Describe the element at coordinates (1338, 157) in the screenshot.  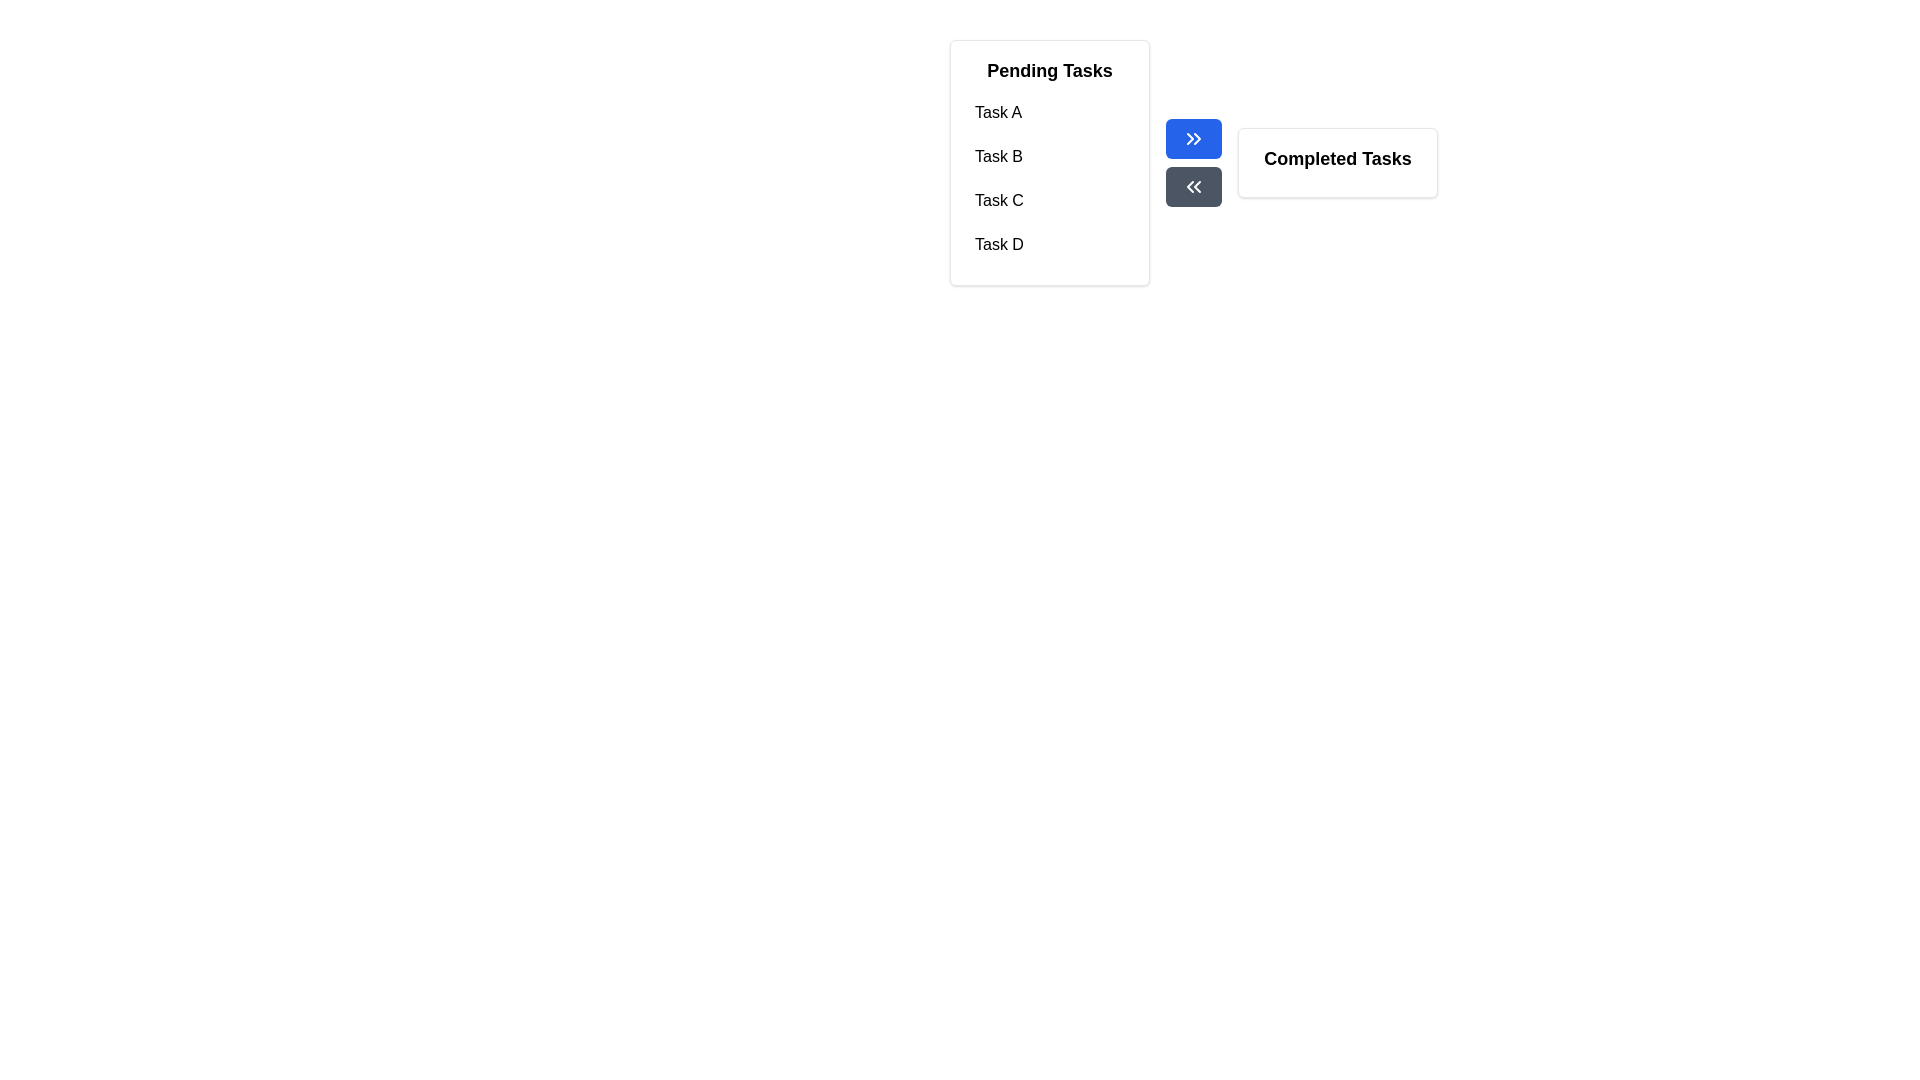
I see `the Text label that indicates completed tasks, located near the center of a white rectangular panel on the right side of the 'Pending Tasks' section` at that location.